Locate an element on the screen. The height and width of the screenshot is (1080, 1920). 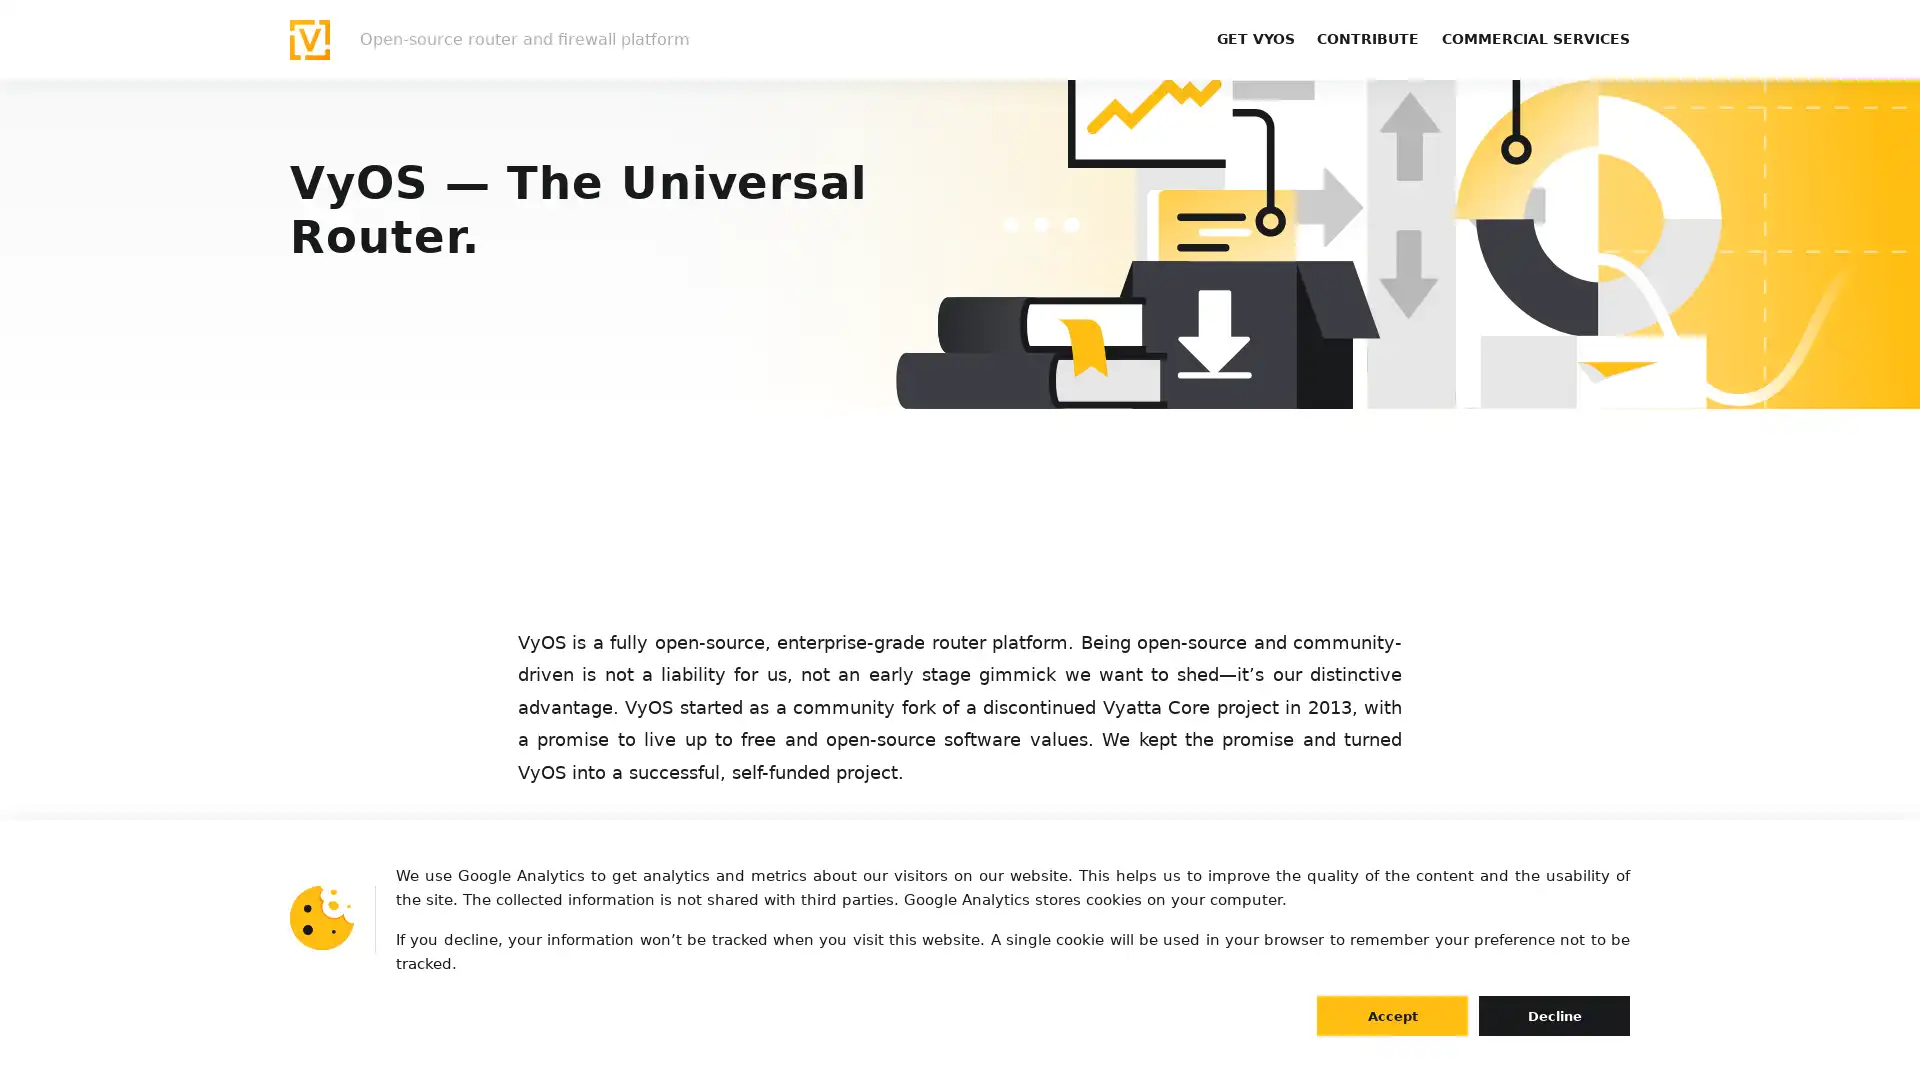
Decline is located at coordinates (1553, 1015).